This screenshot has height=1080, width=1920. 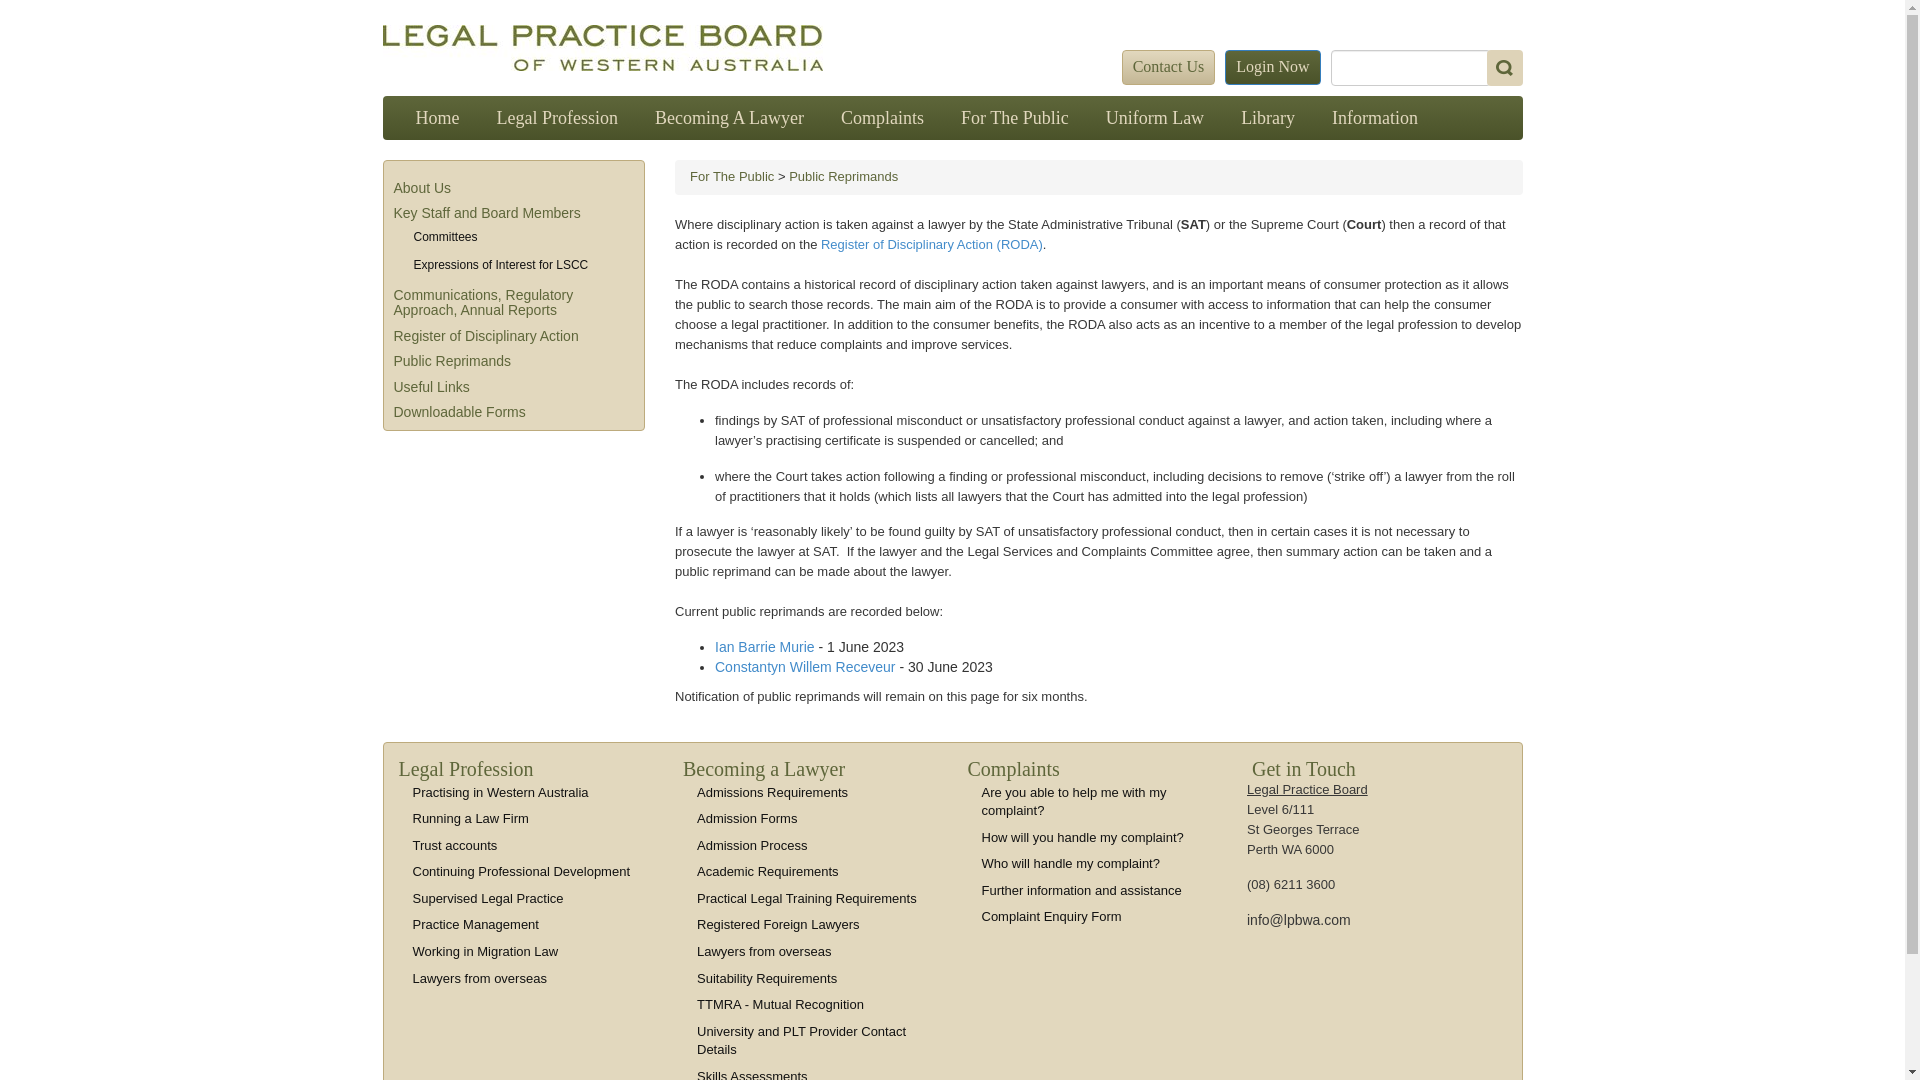 What do you see at coordinates (412, 235) in the screenshot?
I see `'Committees'` at bounding box center [412, 235].